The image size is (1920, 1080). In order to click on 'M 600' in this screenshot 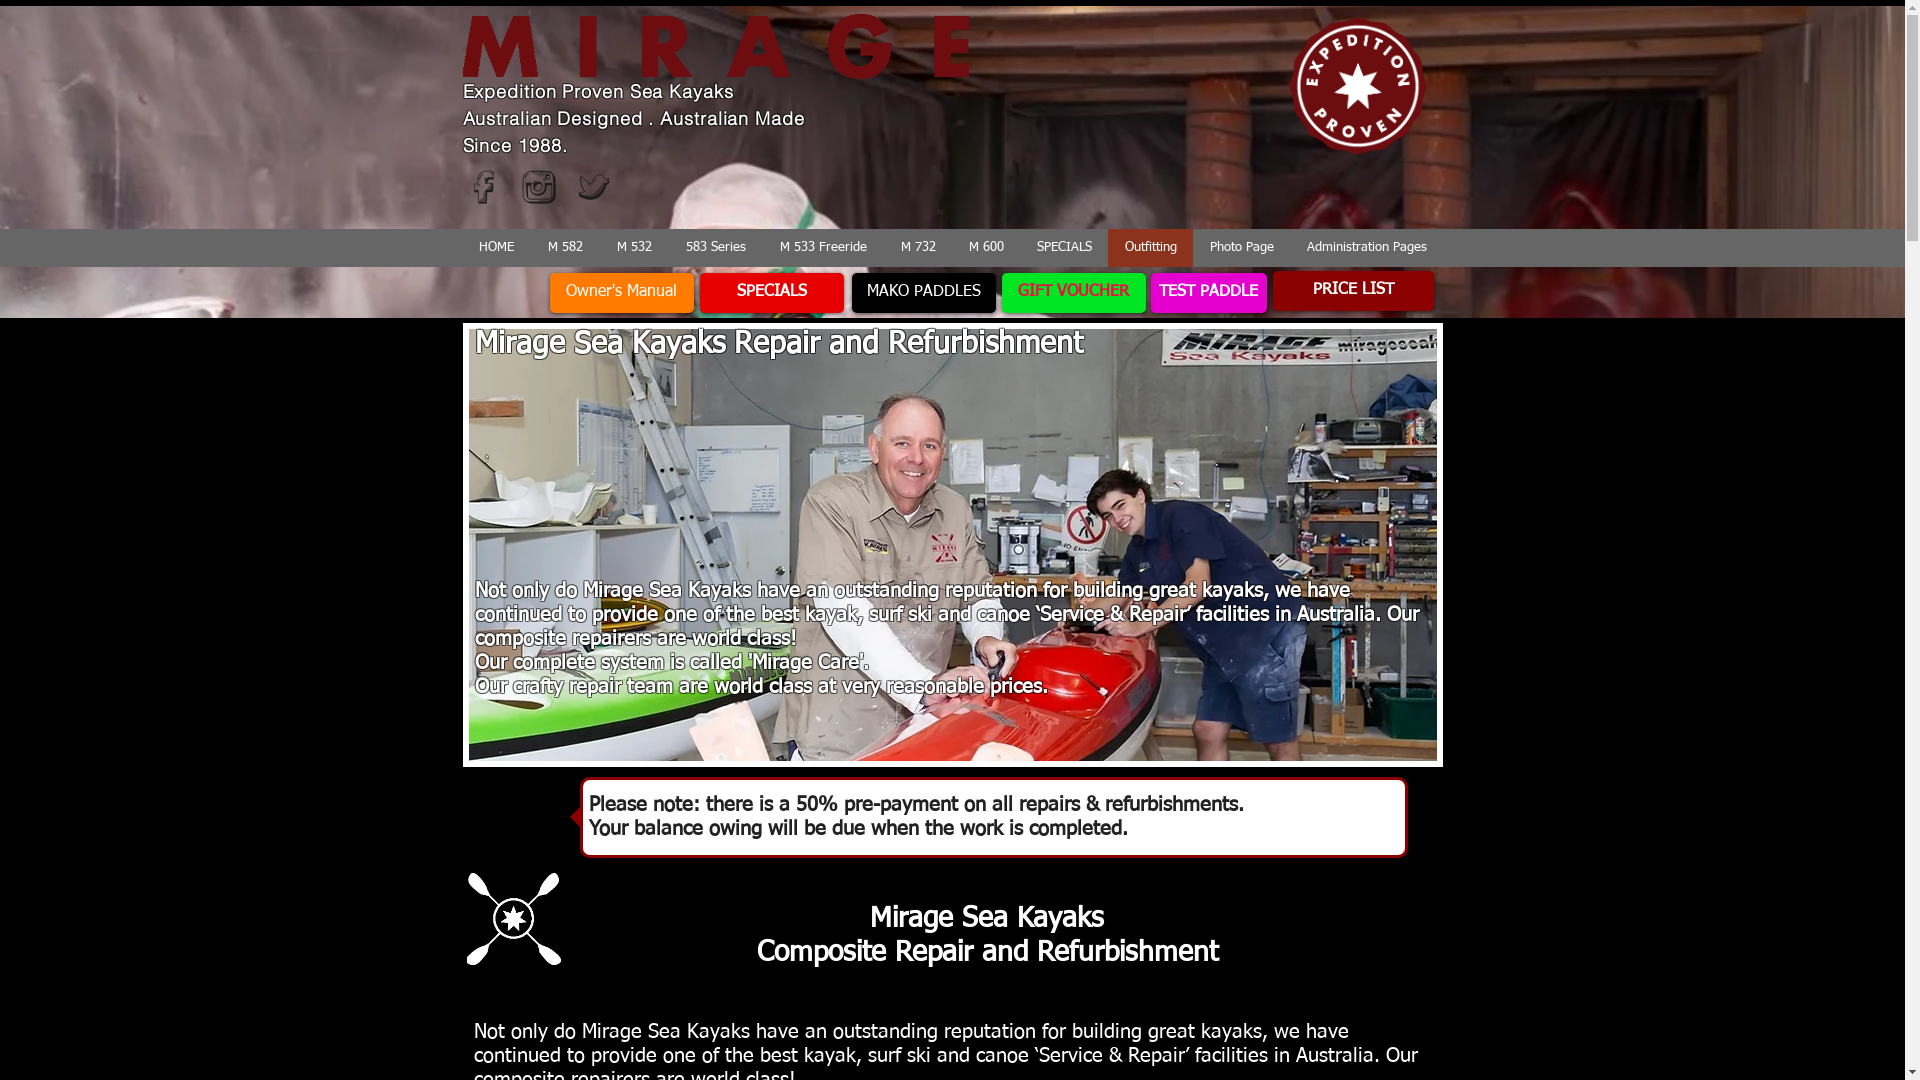, I will do `click(950, 246)`.